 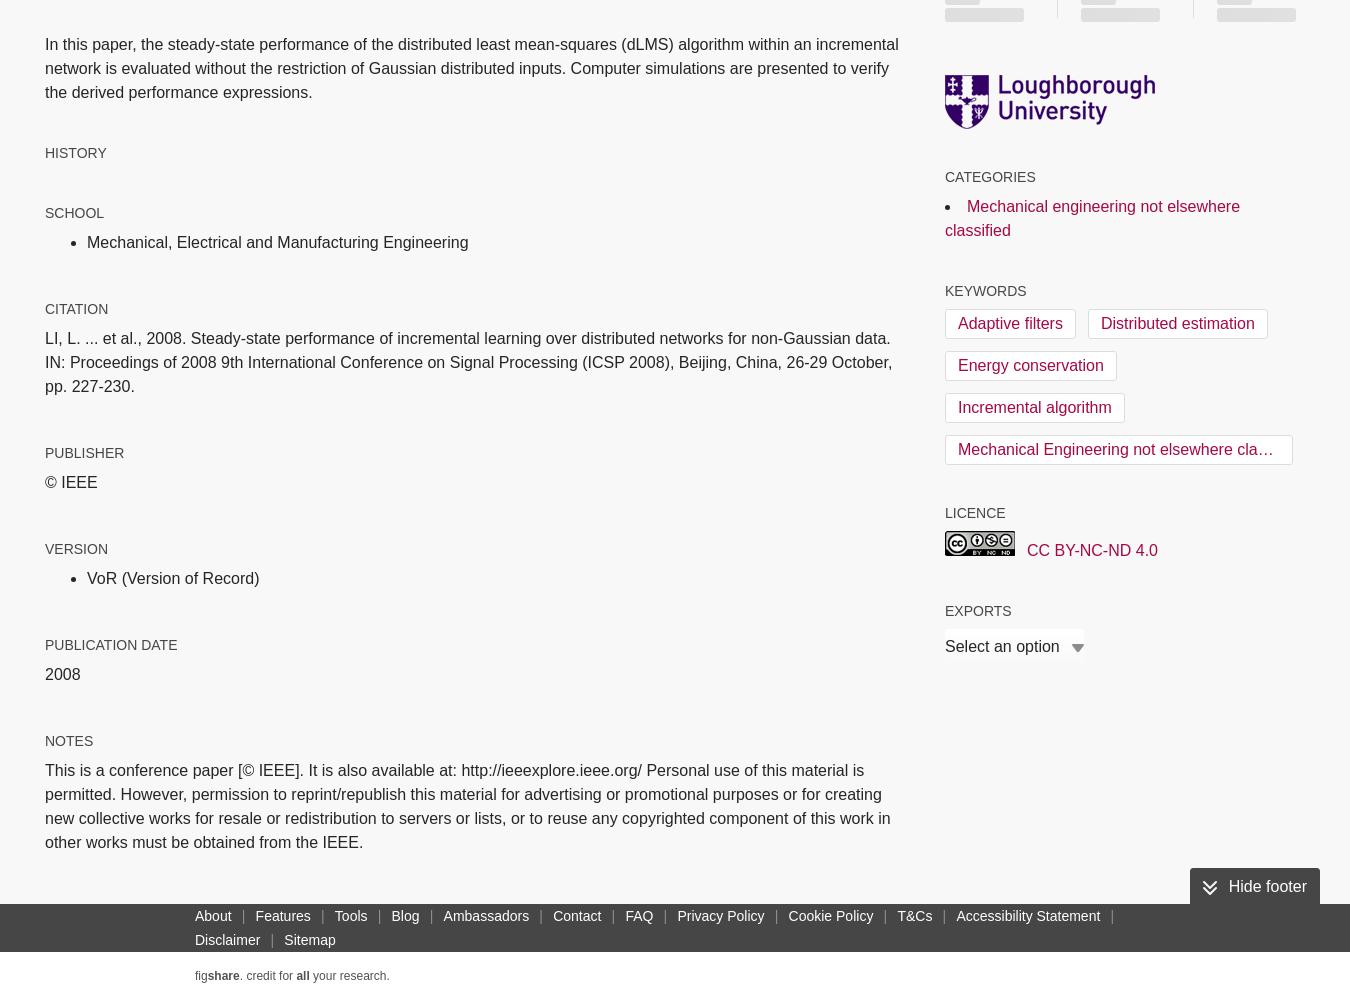 What do you see at coordinates (468, 805) in the screenshot?
I see `'This is a conference paper [© IEEE]. It is also available at: http://ieeexplore.ieee.org/ Personal use of this material is permitted. However, permission to reprint/republish this material for advertising or promotional purposes or for creating new collective works for resale or redistribution to servers or lists, or to reuse any copyrighted component of this work in other works must be obtained from the IEEE.'` at bounding box center [468, 805].